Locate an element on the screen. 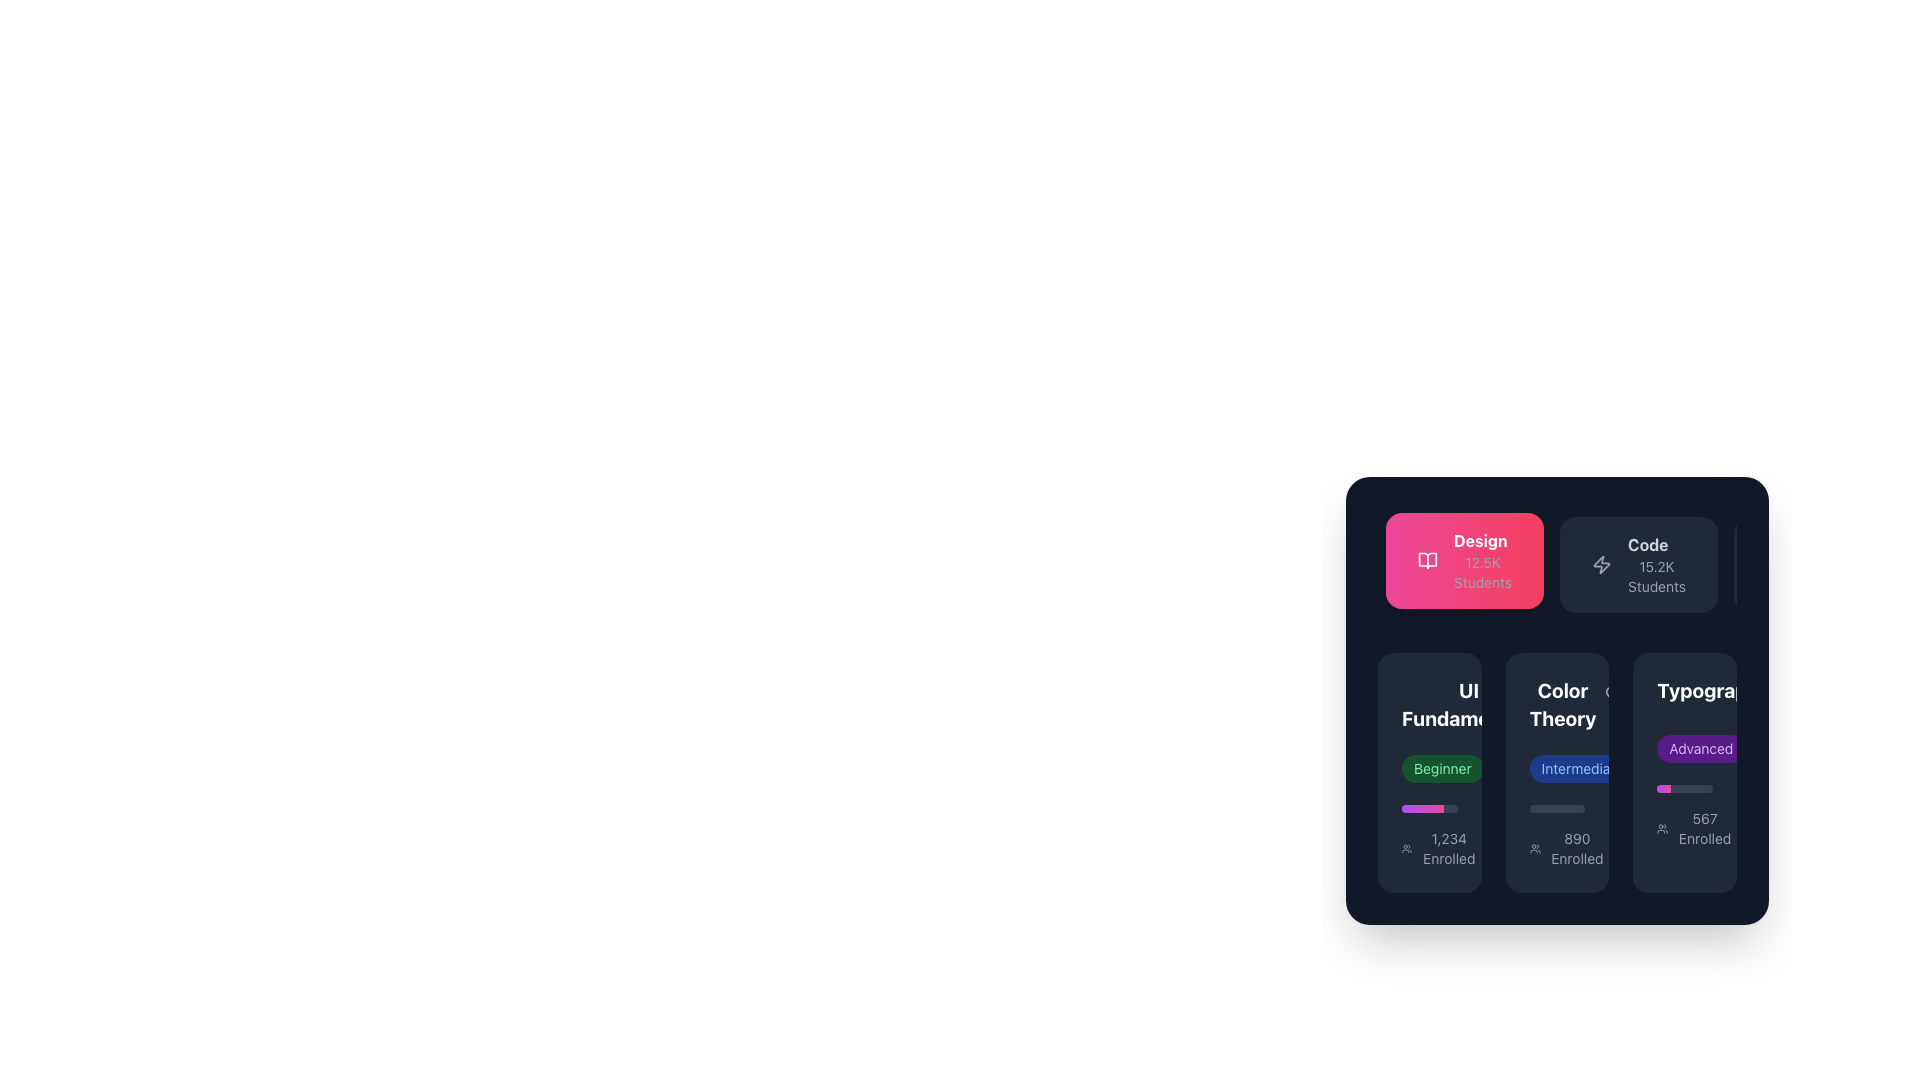 The image size is (1920, 1080). the title text of the 'Color Theory' course located in the upper section of the 'Color Theory' card group is located at coordinates (1556, 704).